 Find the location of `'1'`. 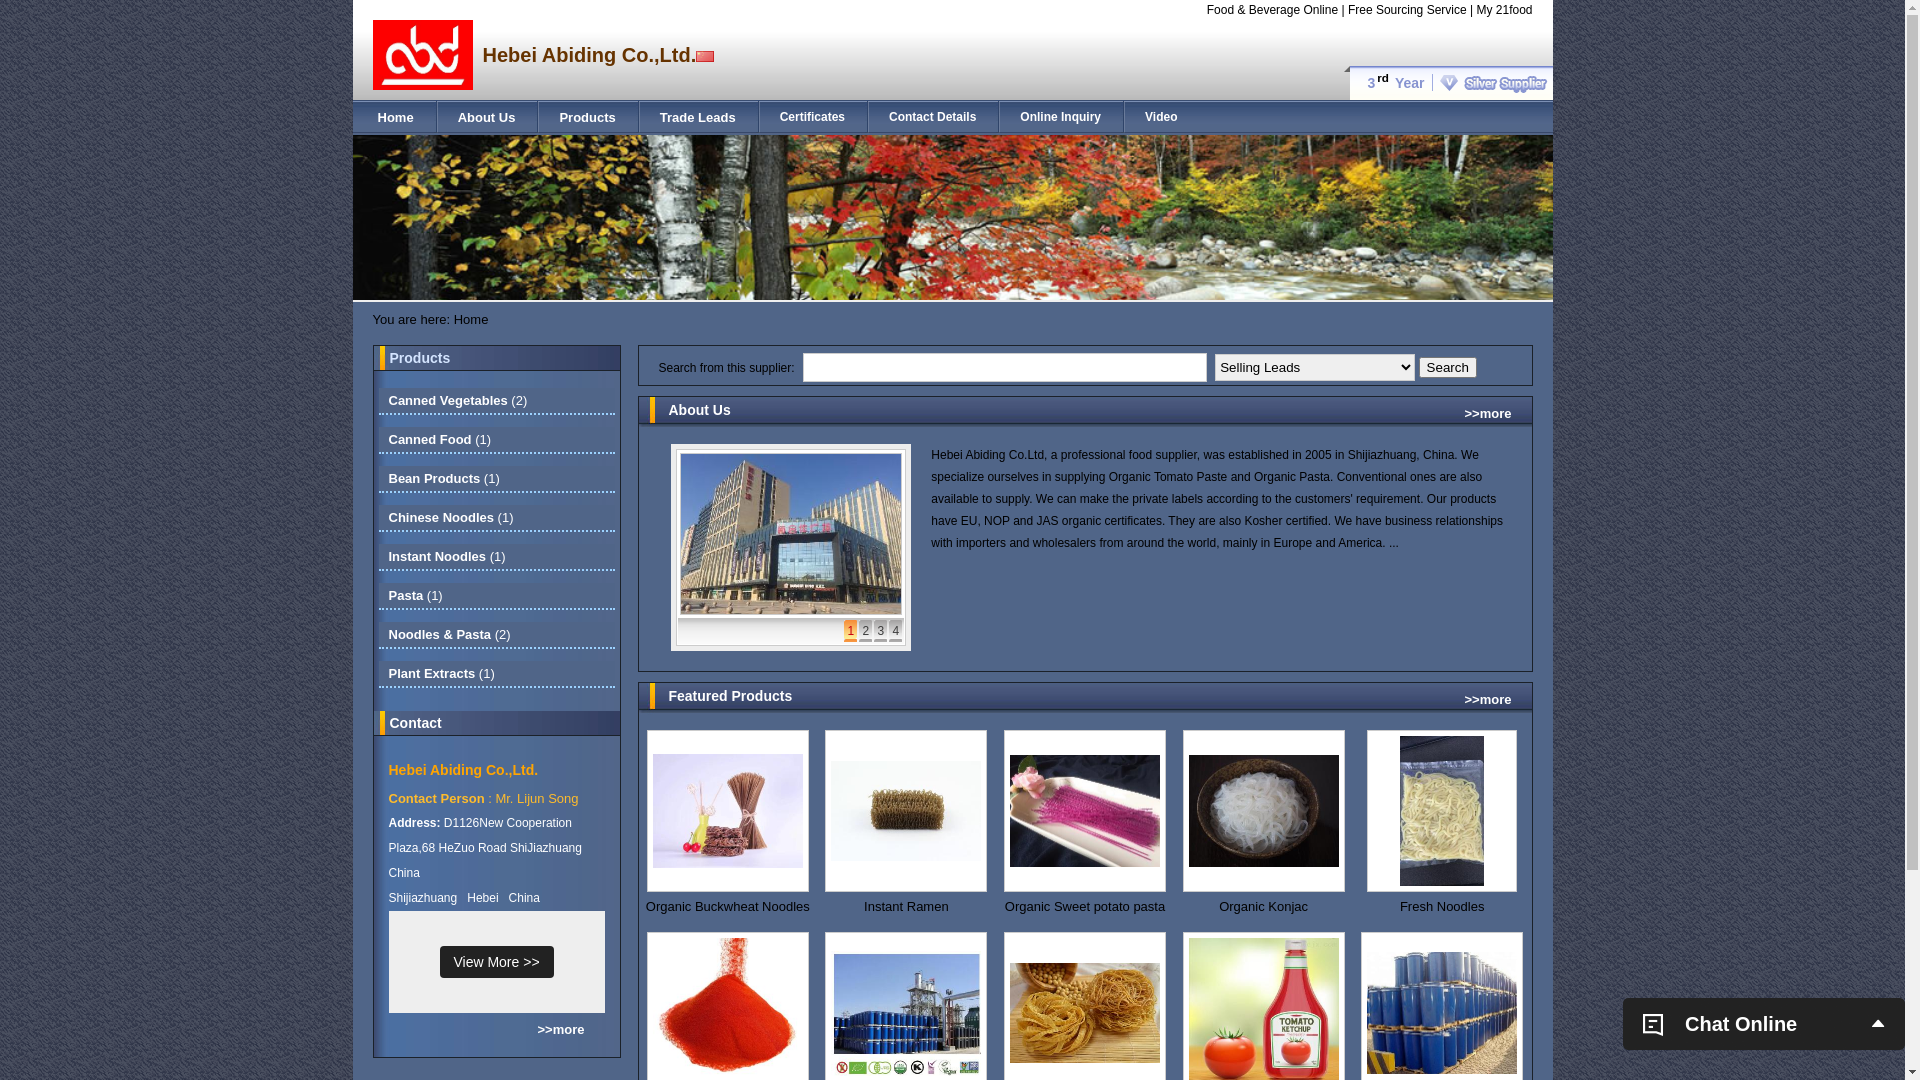

'1' is located at coordinates (850, 631).